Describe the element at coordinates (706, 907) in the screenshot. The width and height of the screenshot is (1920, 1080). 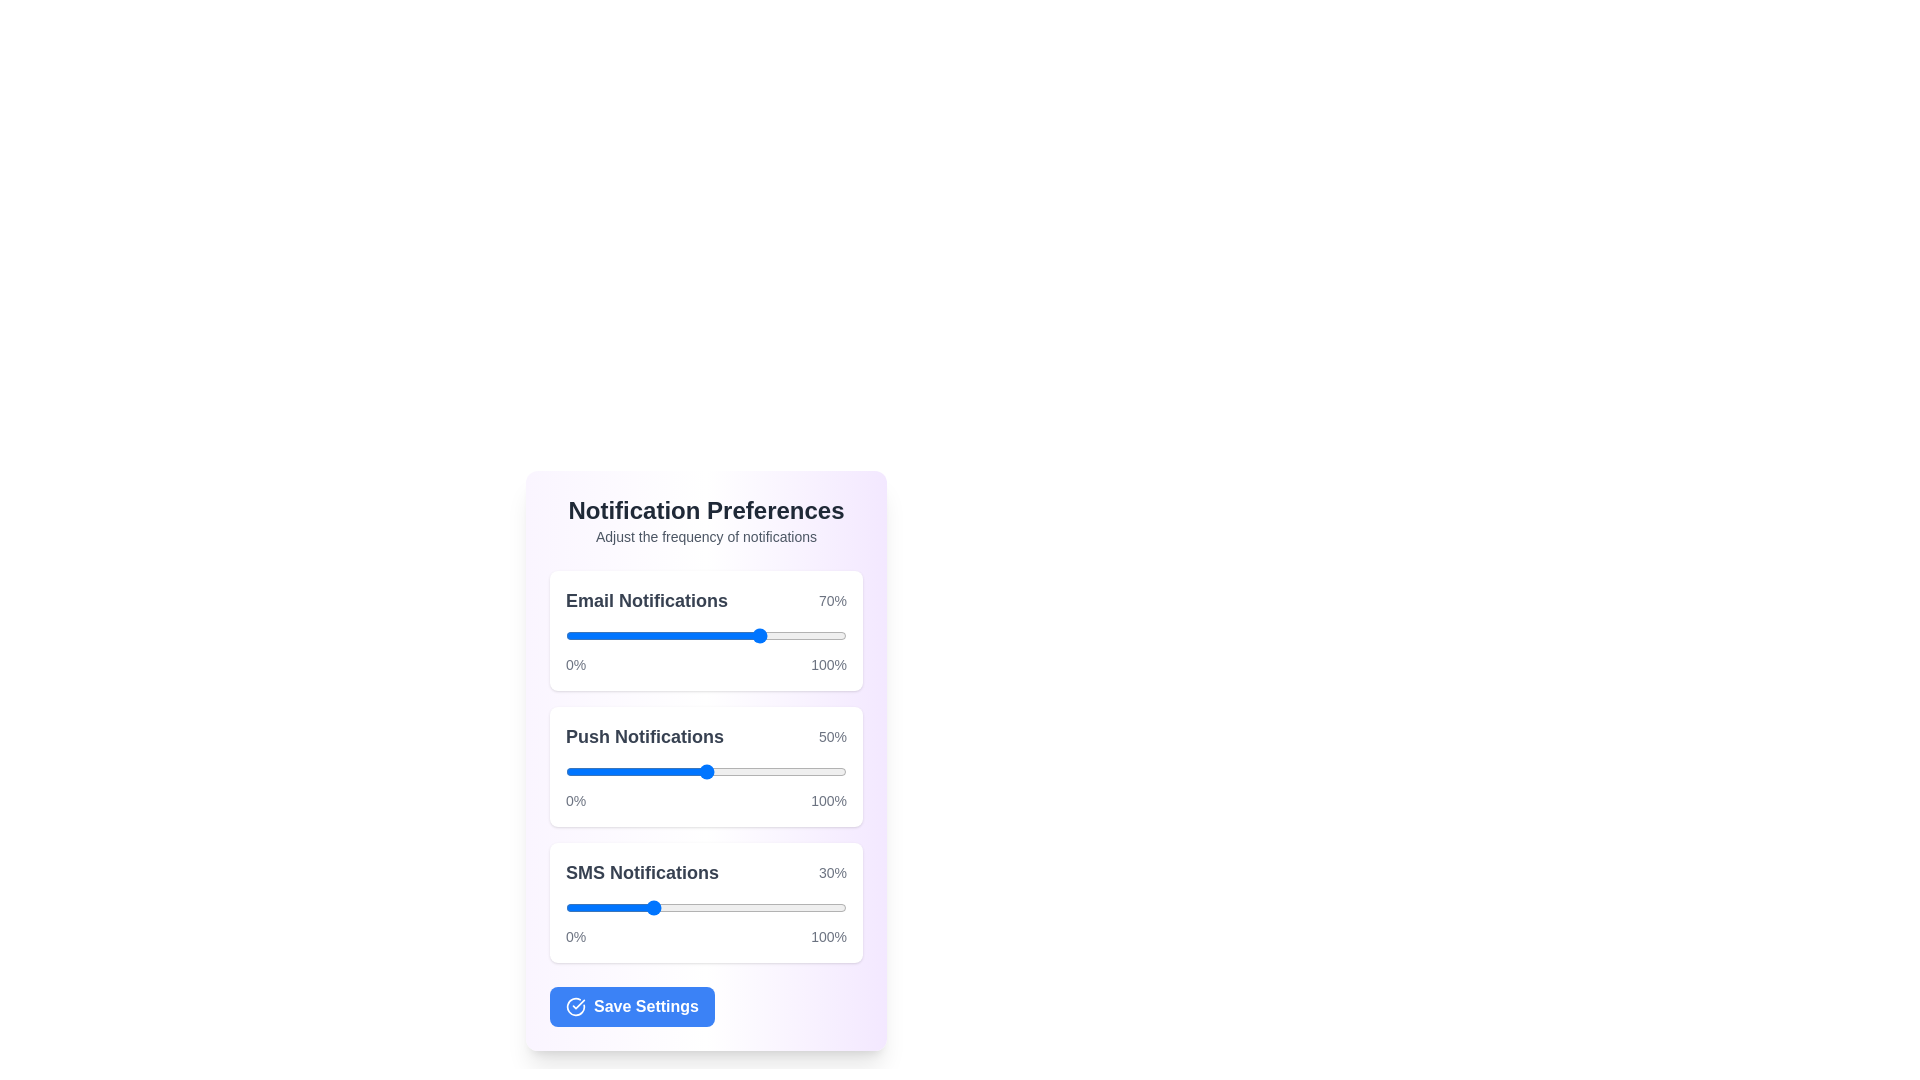
I see `SMS notification slider` at that location.